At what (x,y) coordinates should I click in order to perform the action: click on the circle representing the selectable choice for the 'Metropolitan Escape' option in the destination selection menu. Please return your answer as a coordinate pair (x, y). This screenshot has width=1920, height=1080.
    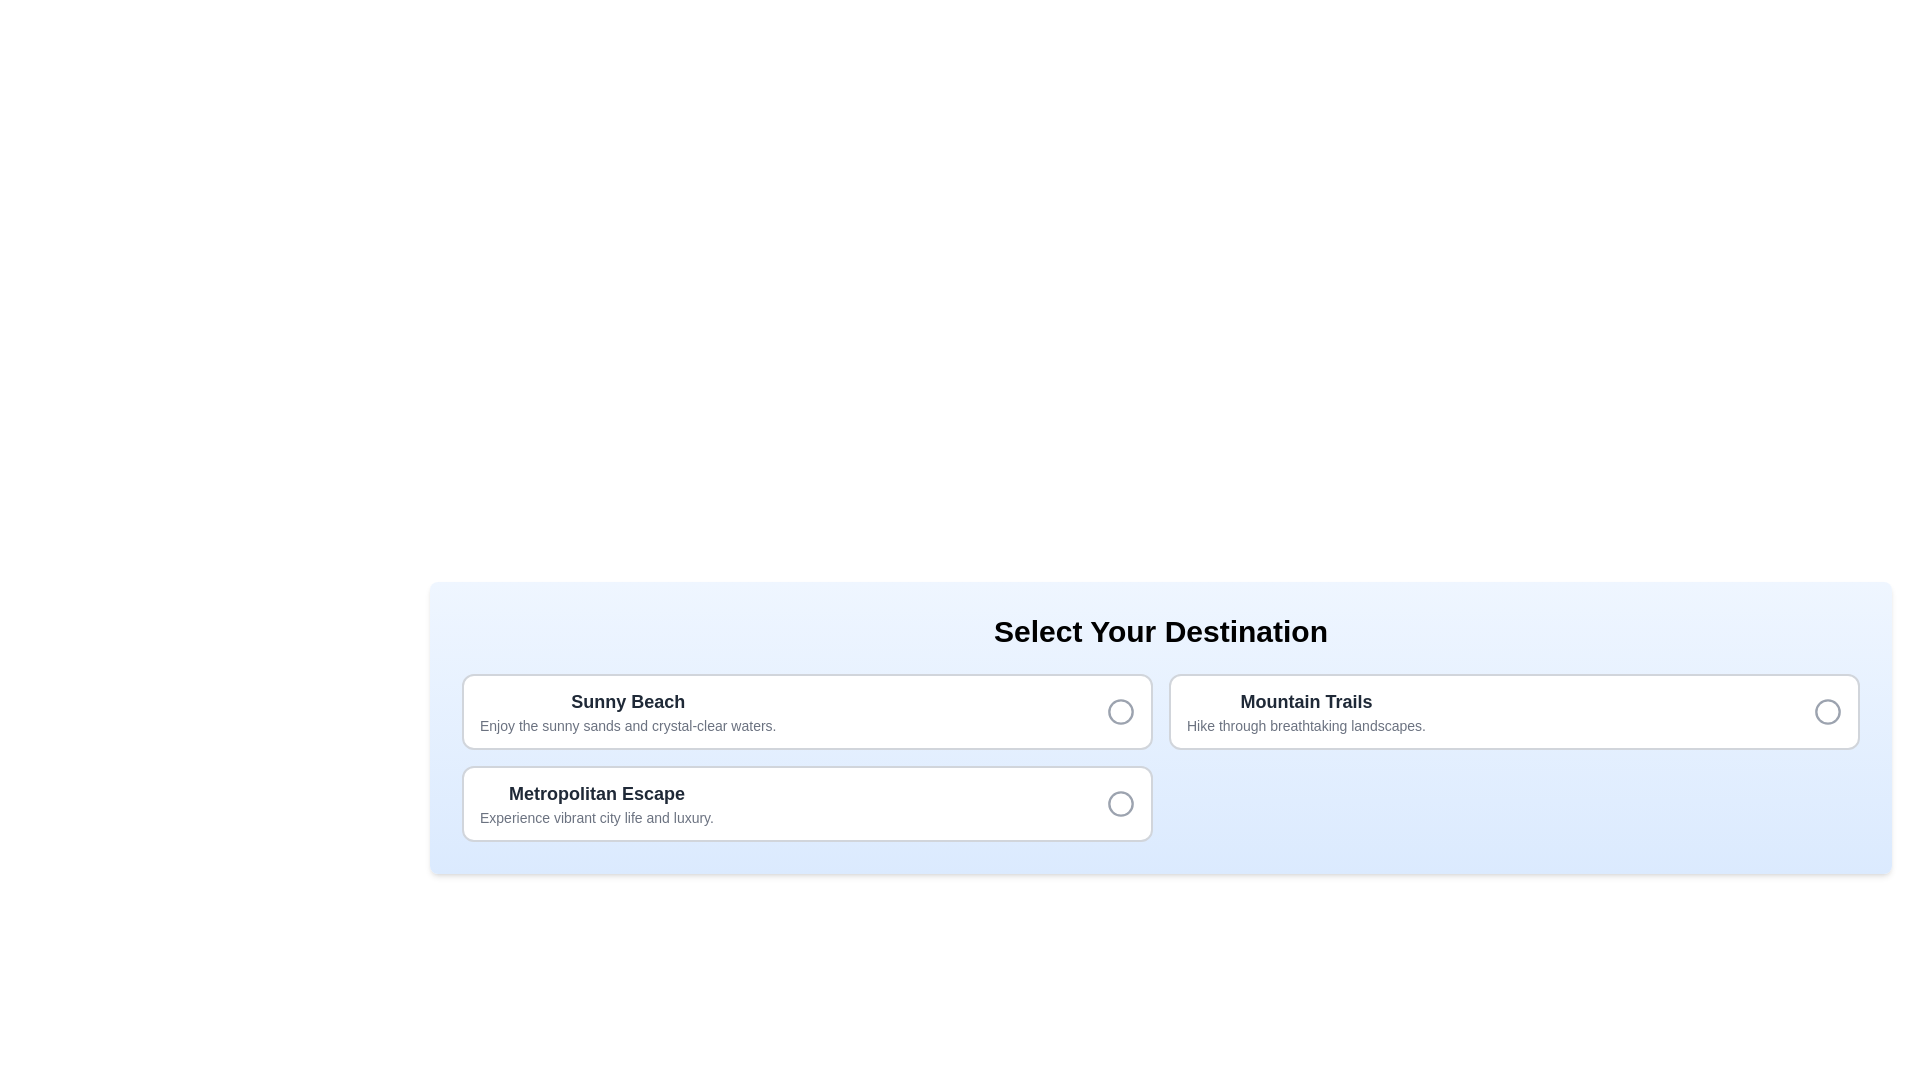
    Looking at the image, I should click on (1121, 802).